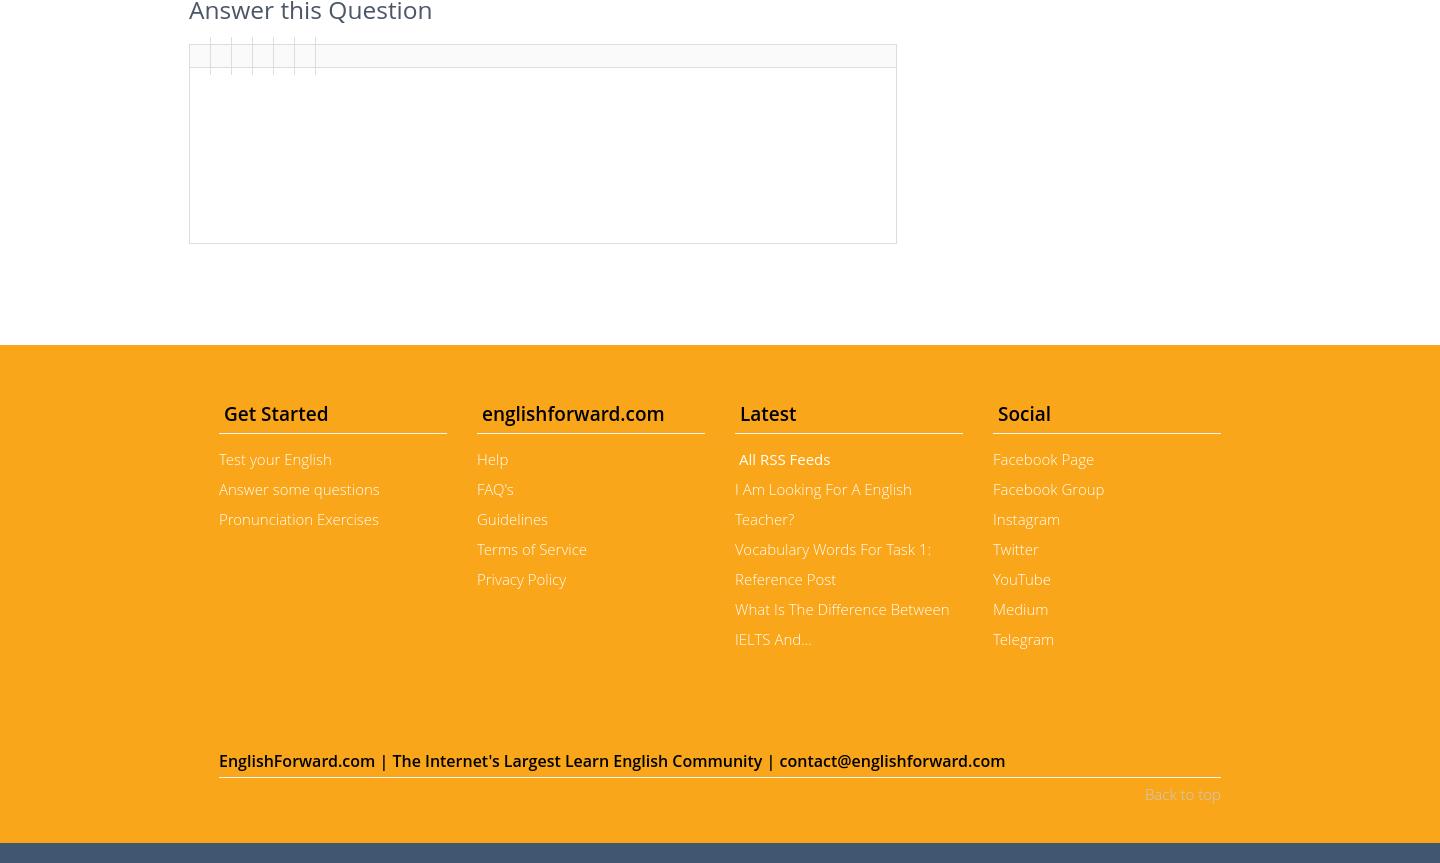 This screenshot has height=863, width=1440. Describe the element at coordinates (822, 502) in the screenshot. I see `'I Am Looking For A English Teacher?'` at that location.